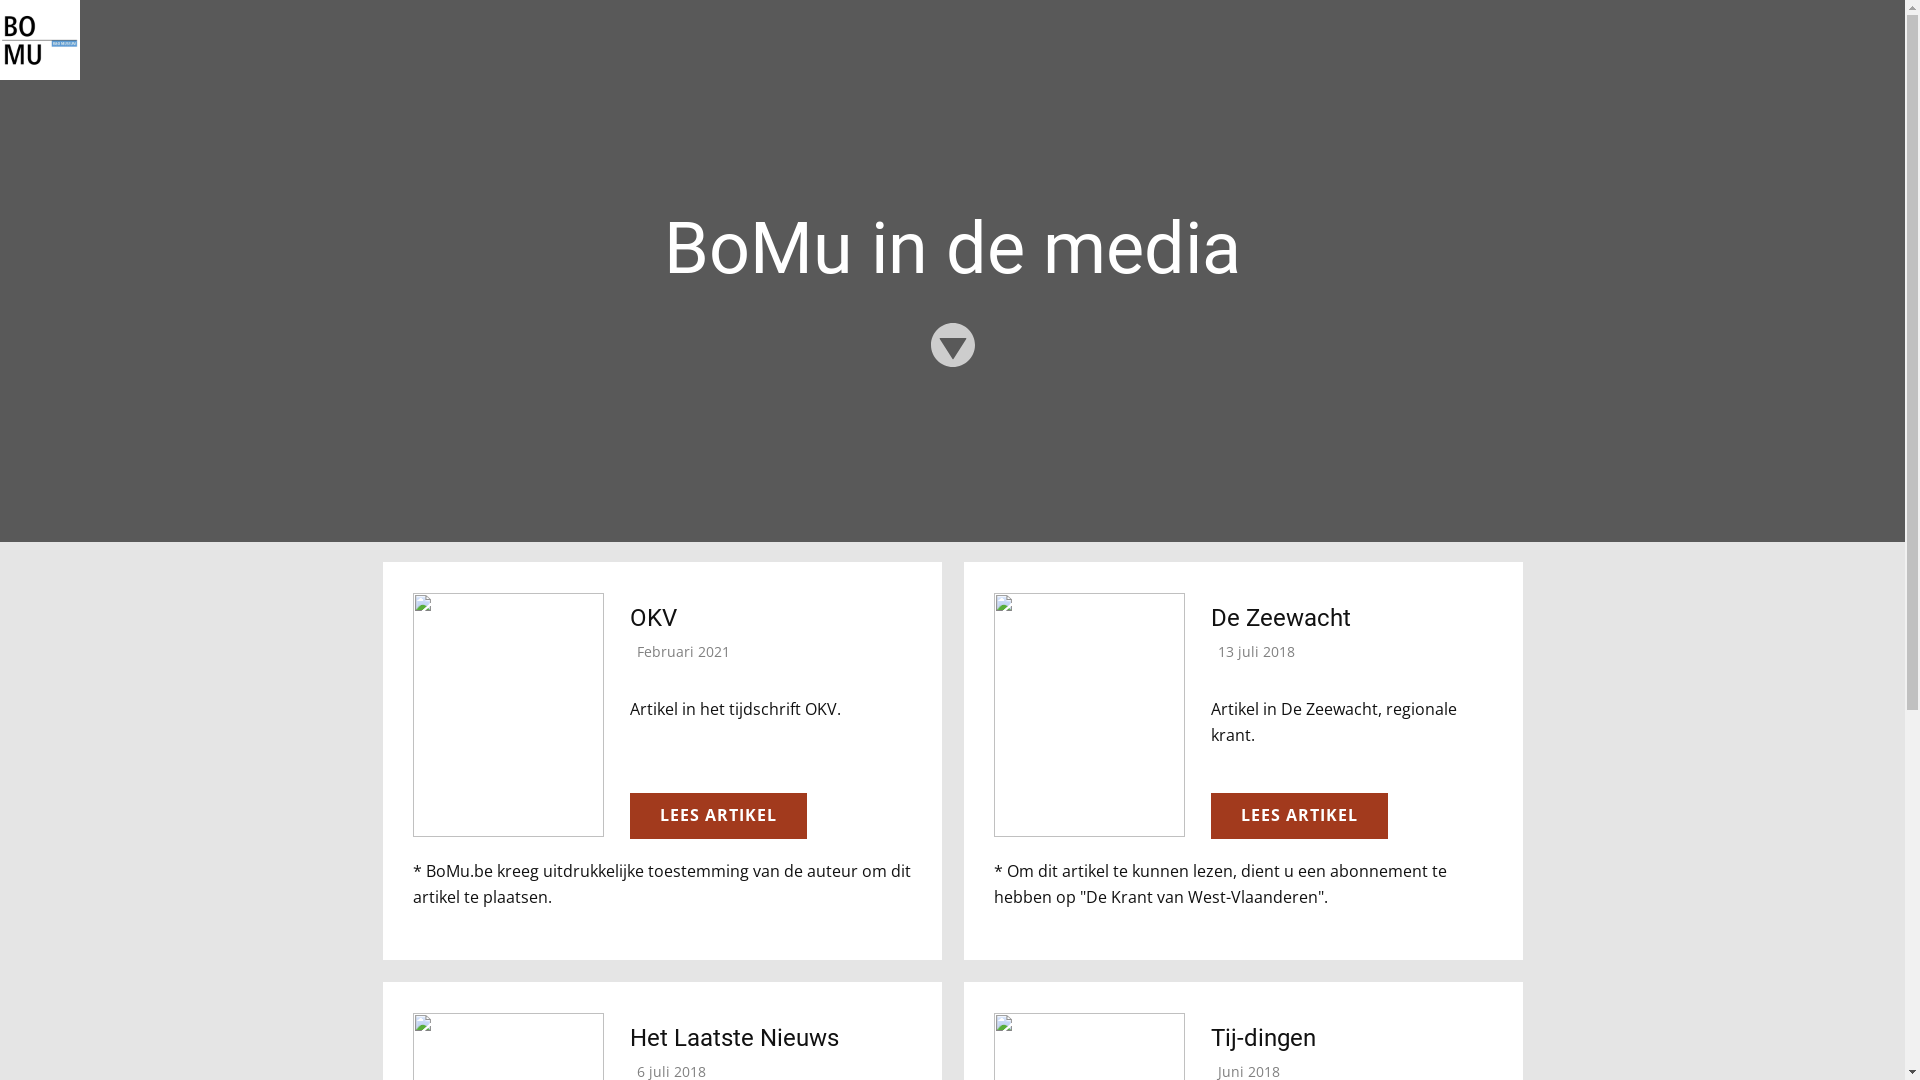 Image resolution: width=1920 pixels, height=1080 pixels. Describe the element at coordinates (628, 816) in the screenshot. I see `'LEES ARTIKEL'` at that location.